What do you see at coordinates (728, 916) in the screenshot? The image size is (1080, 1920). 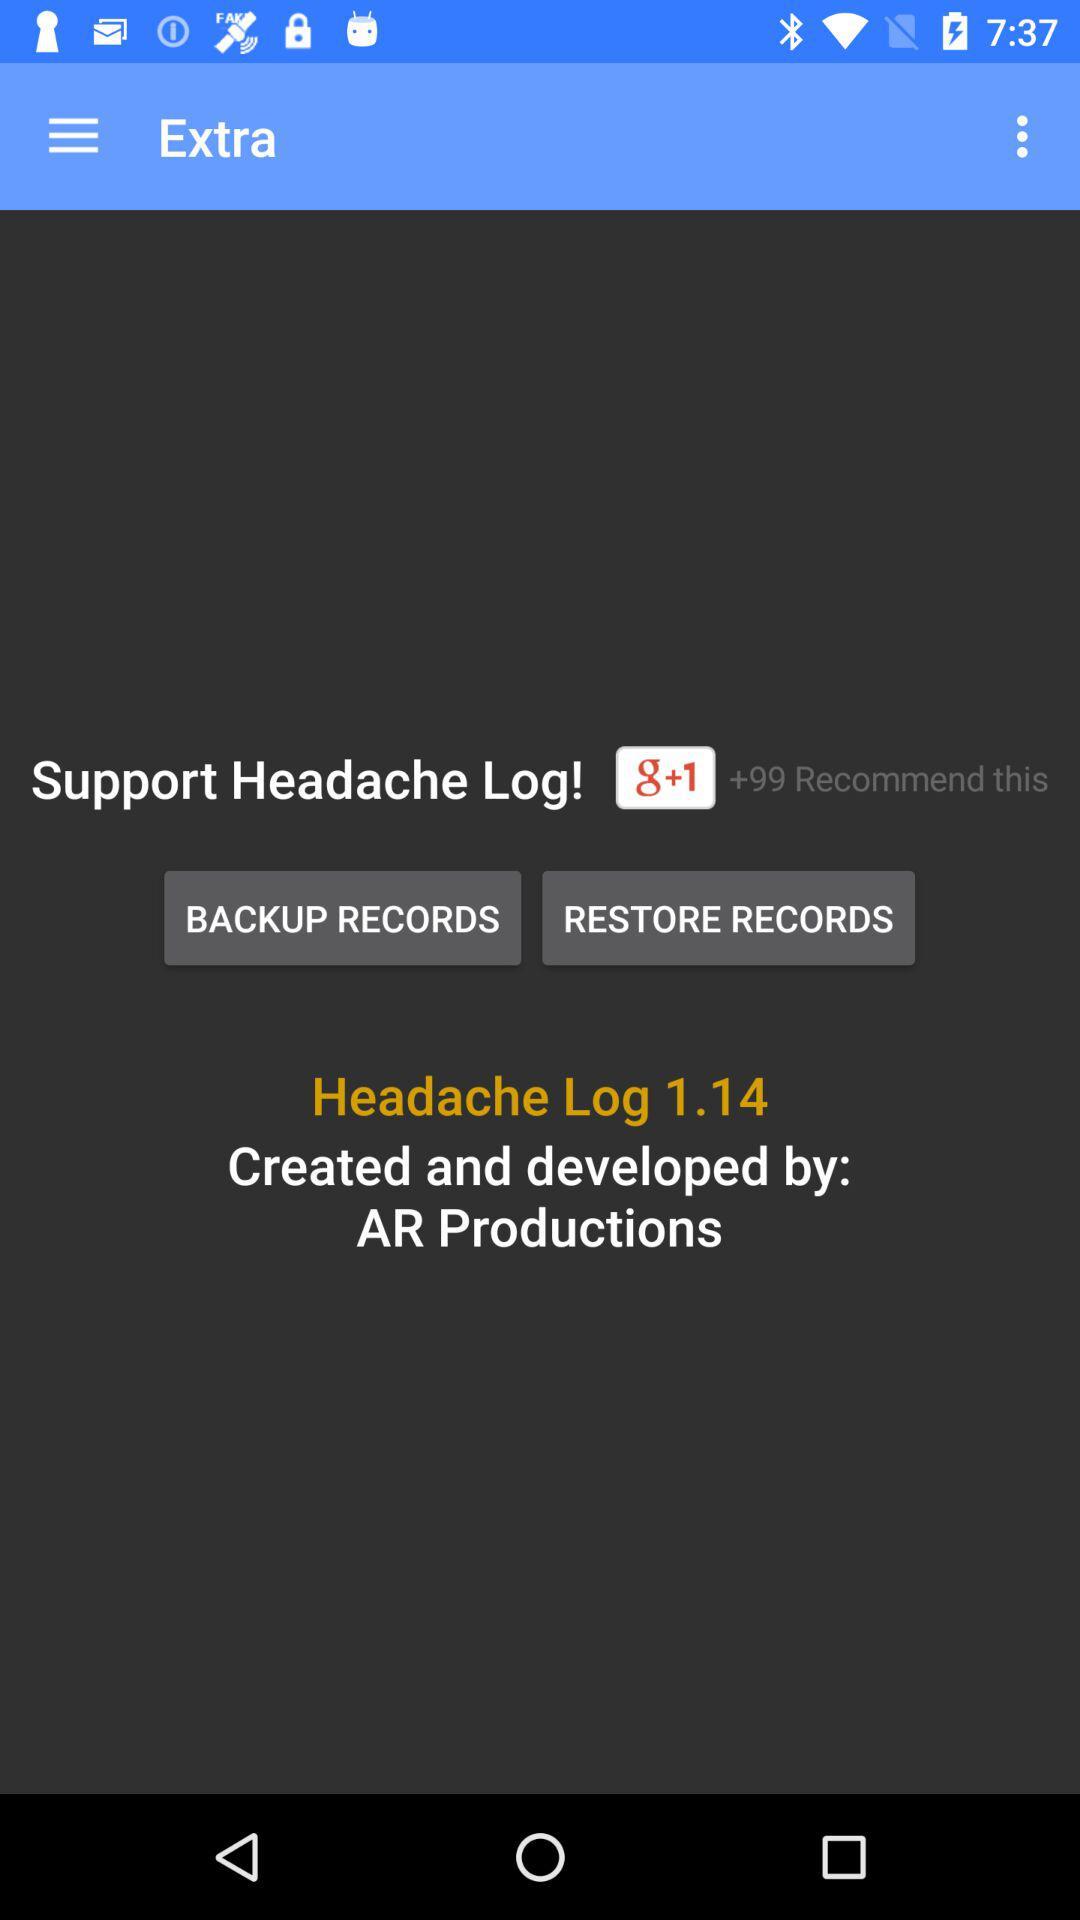 I see `the item to the right of the backup records button` at bounding box center [728, 916].